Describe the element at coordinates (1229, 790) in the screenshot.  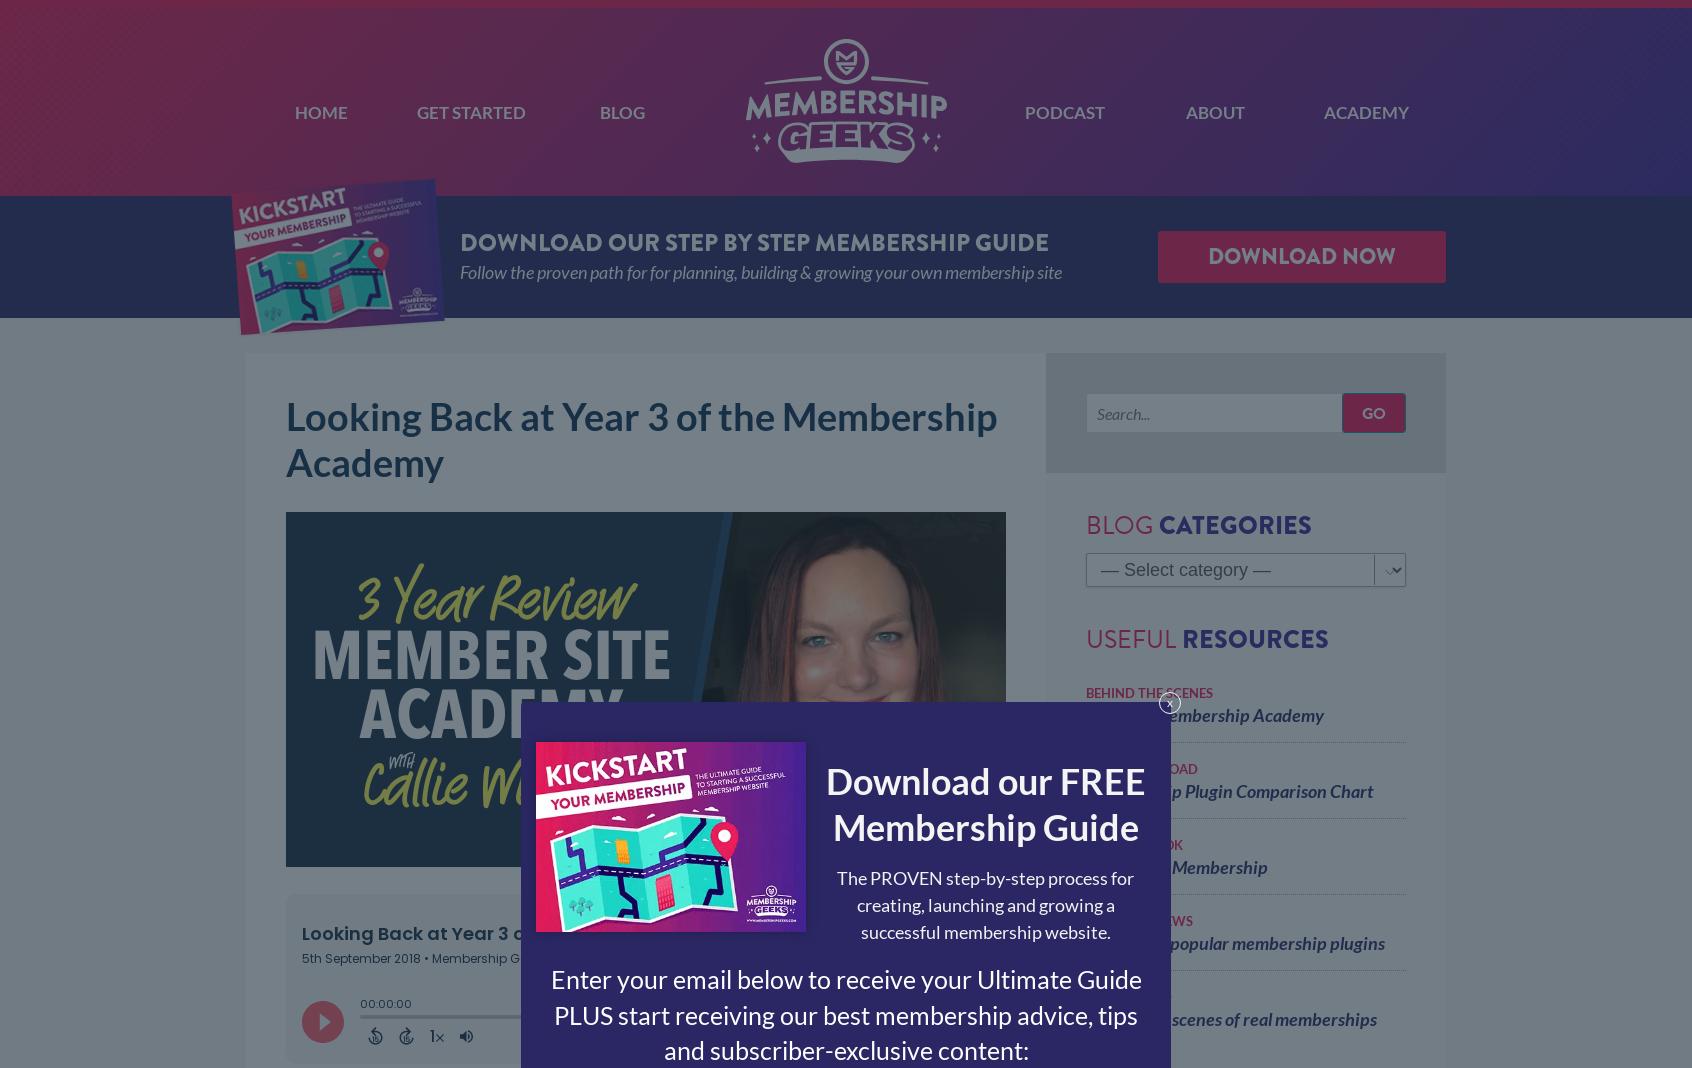
I see `'Membership Plugin Comparison Chart'` at that location.